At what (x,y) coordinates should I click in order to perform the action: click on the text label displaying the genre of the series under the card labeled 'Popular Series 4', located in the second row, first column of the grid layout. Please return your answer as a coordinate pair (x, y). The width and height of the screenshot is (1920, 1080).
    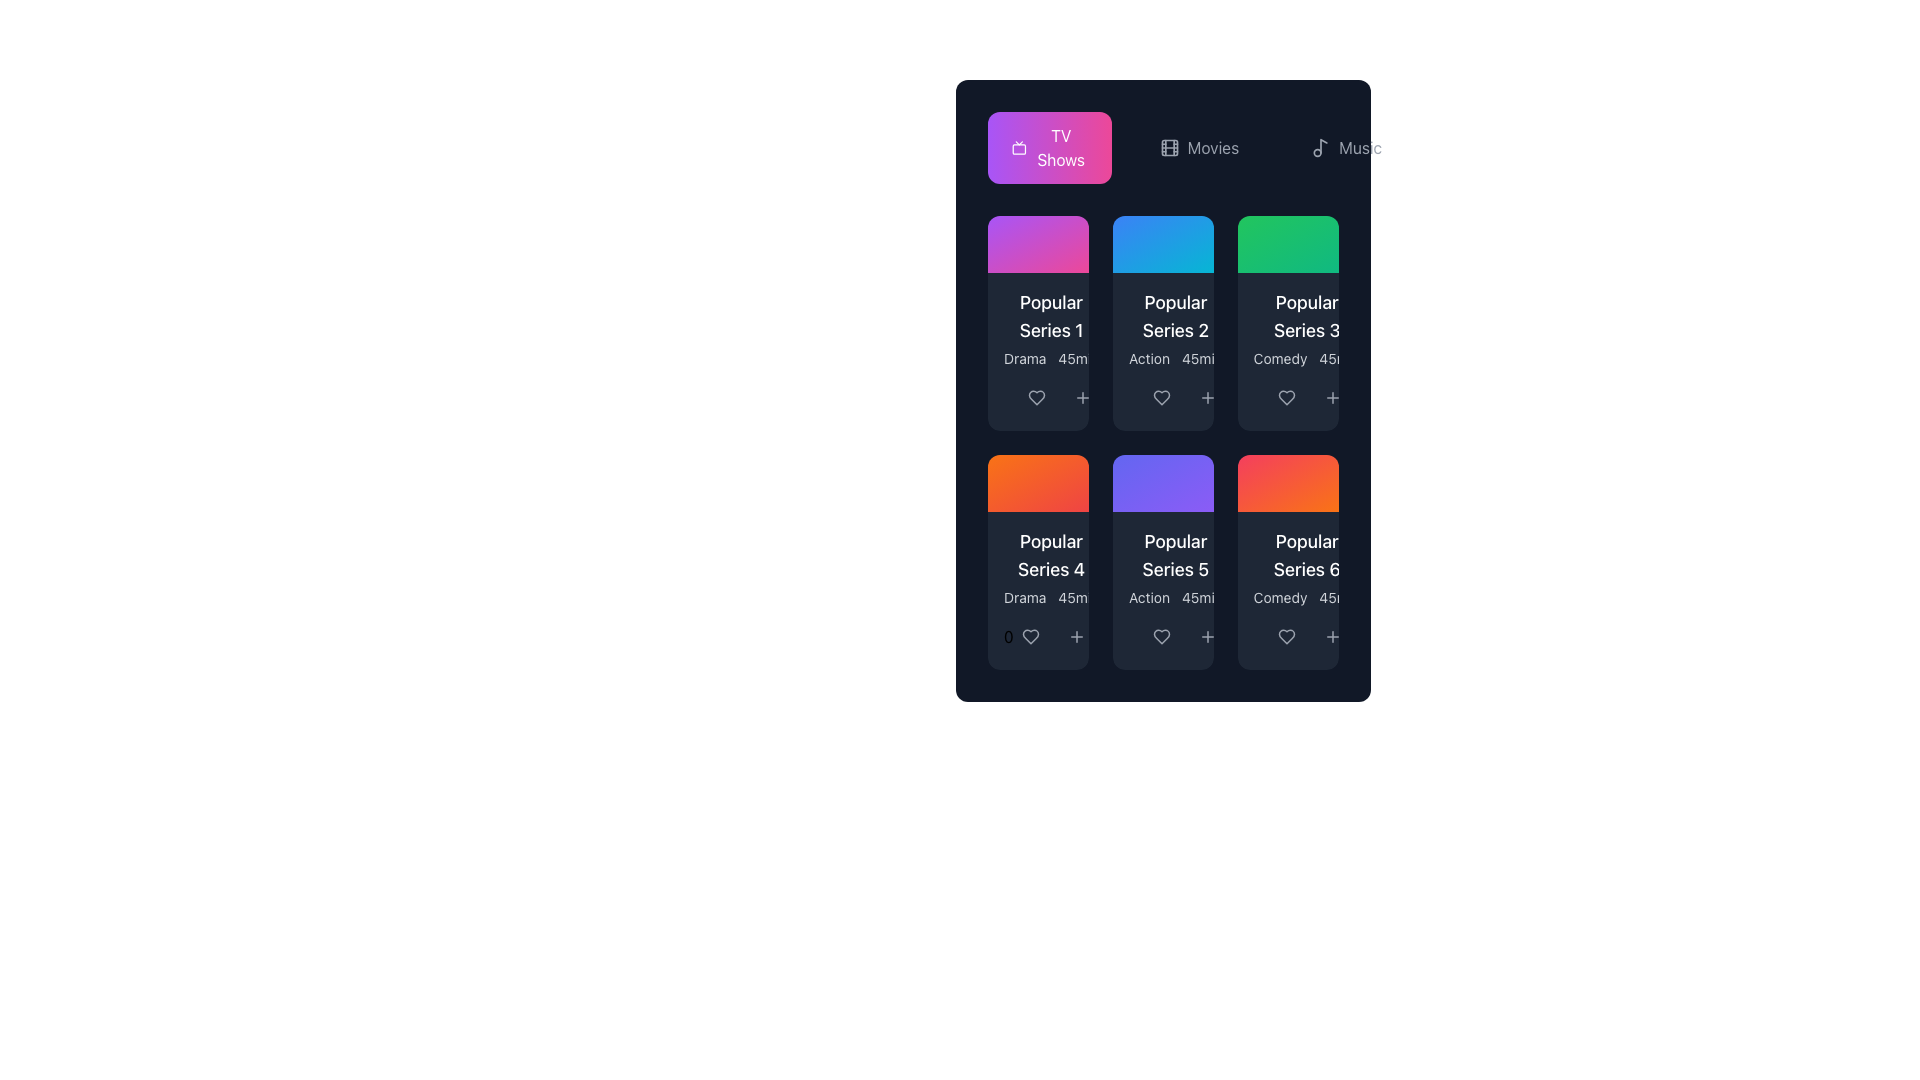
    Looking at the image, I should click on (1025, 596).